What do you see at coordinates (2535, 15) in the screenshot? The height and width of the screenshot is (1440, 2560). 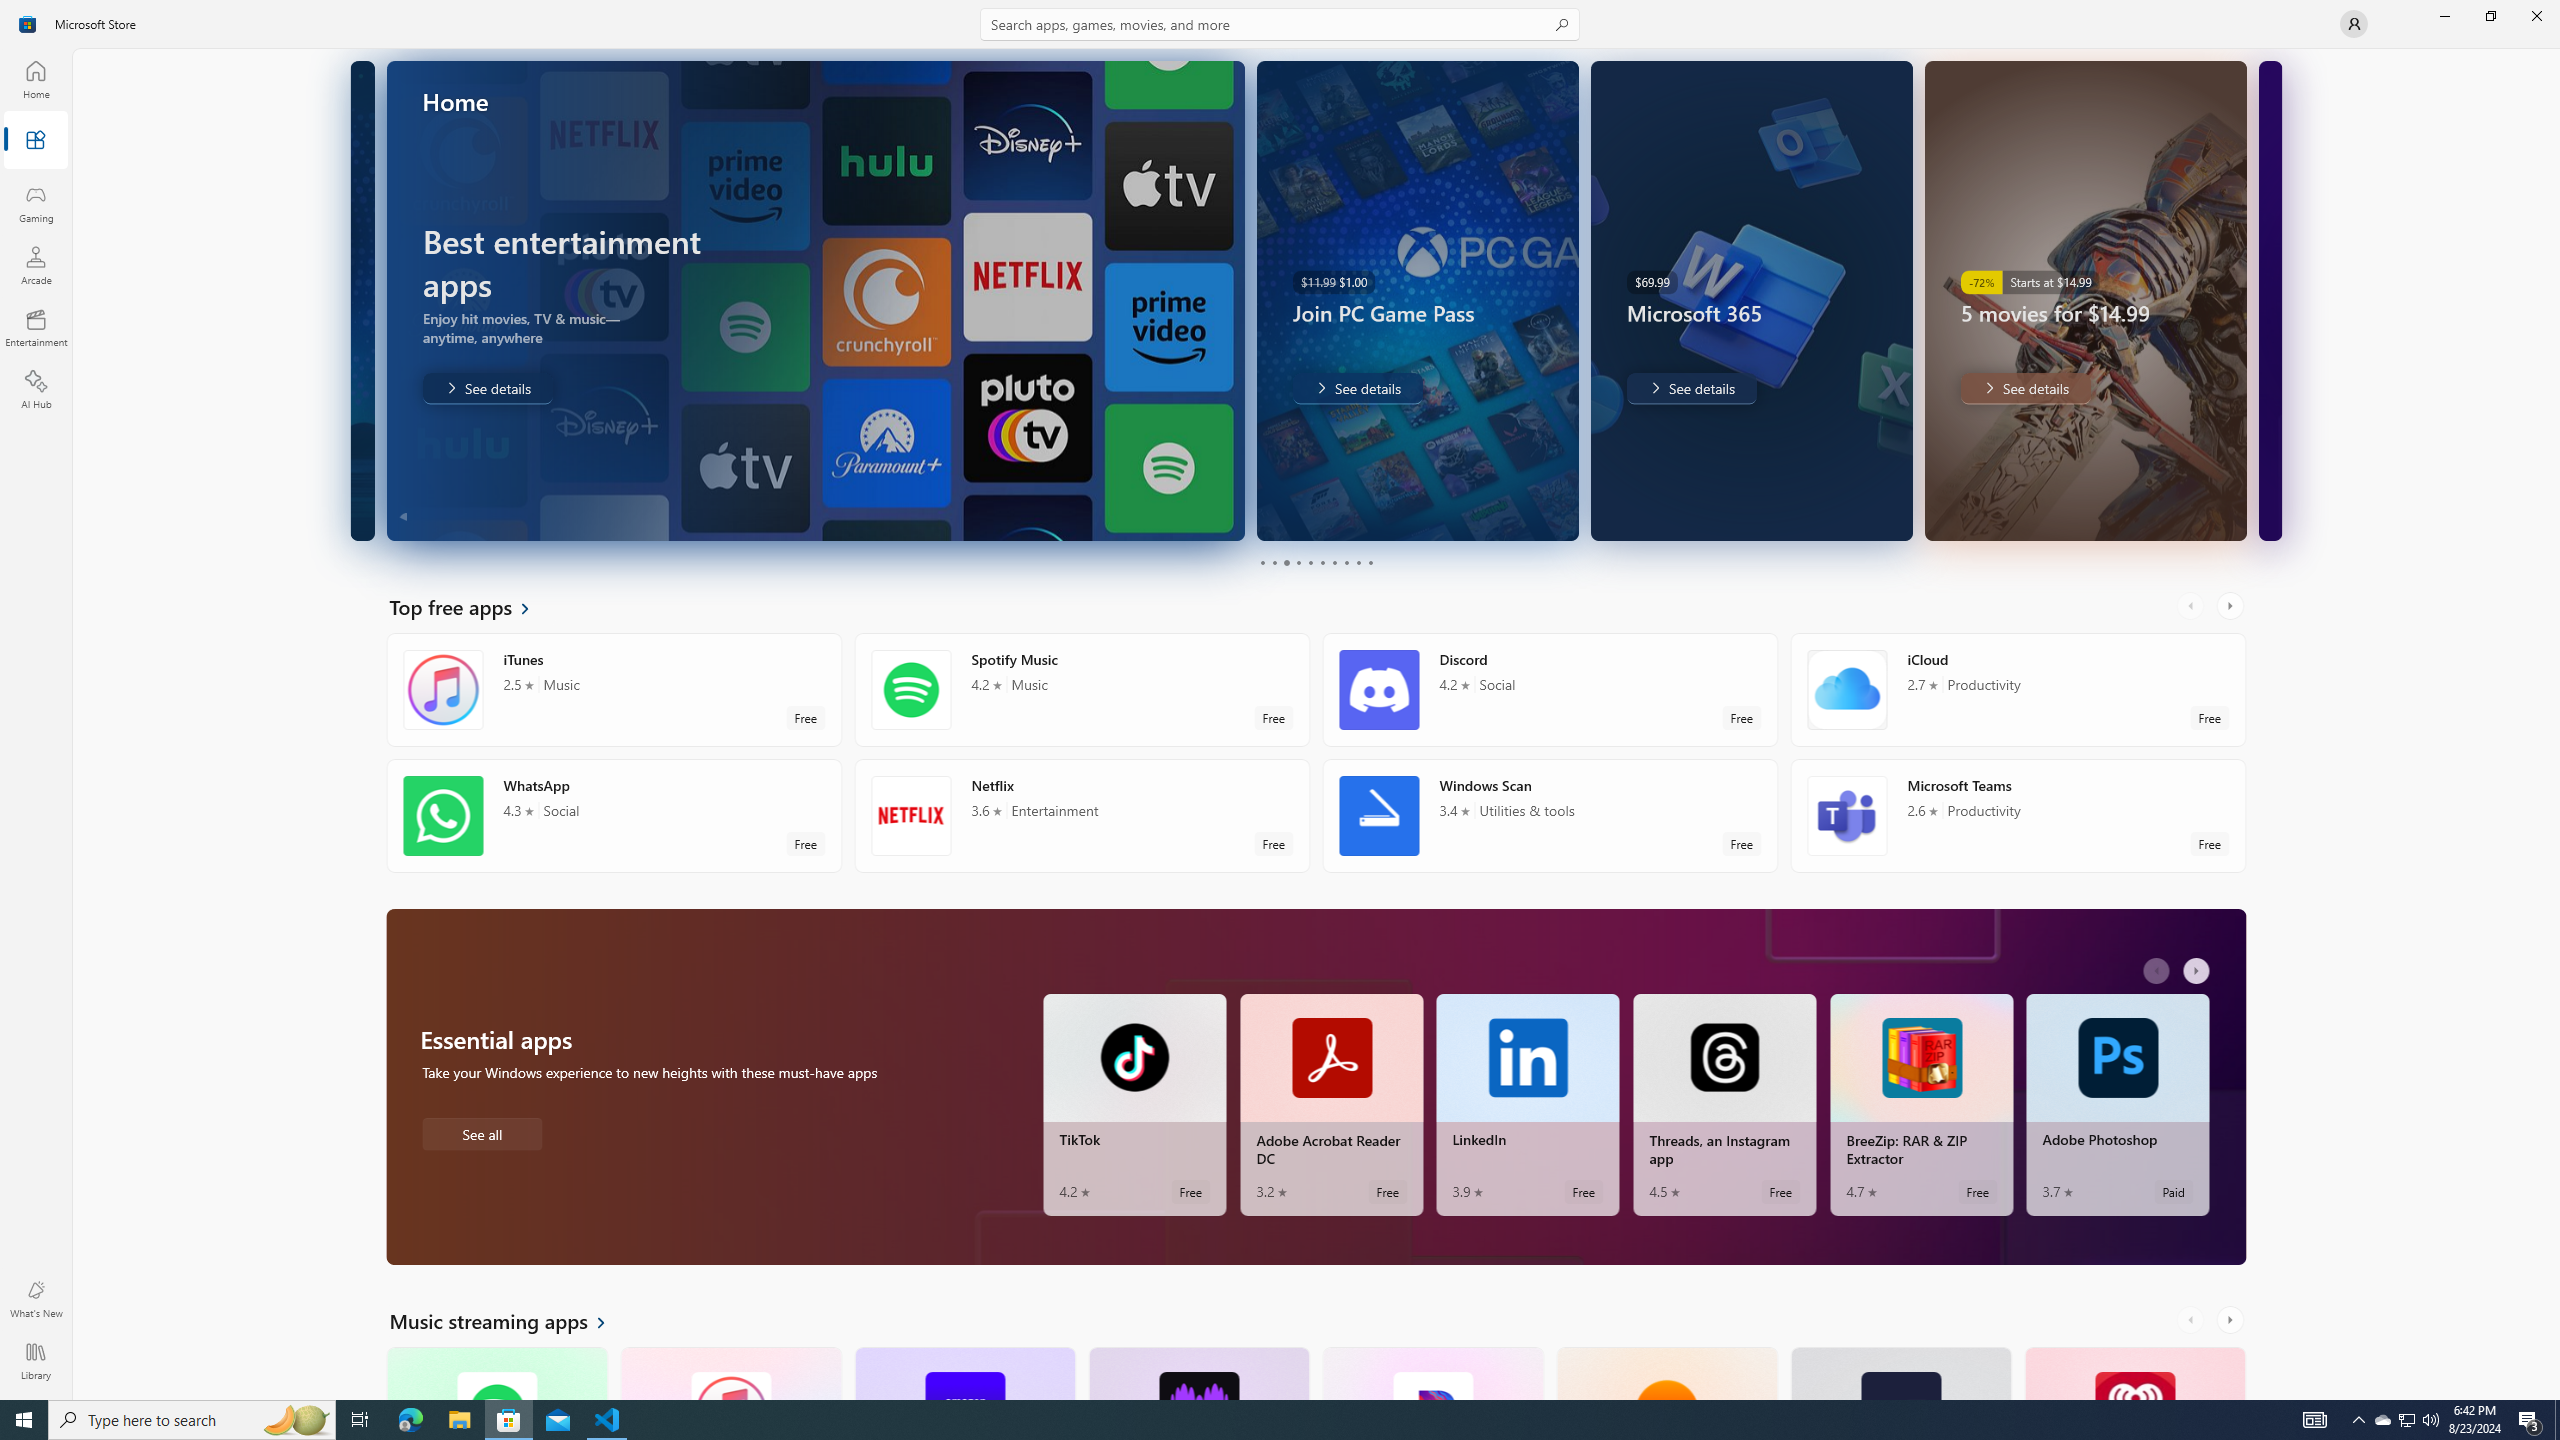 I see `'Close Microsoft Store'` at bounding box center [2535, 15].